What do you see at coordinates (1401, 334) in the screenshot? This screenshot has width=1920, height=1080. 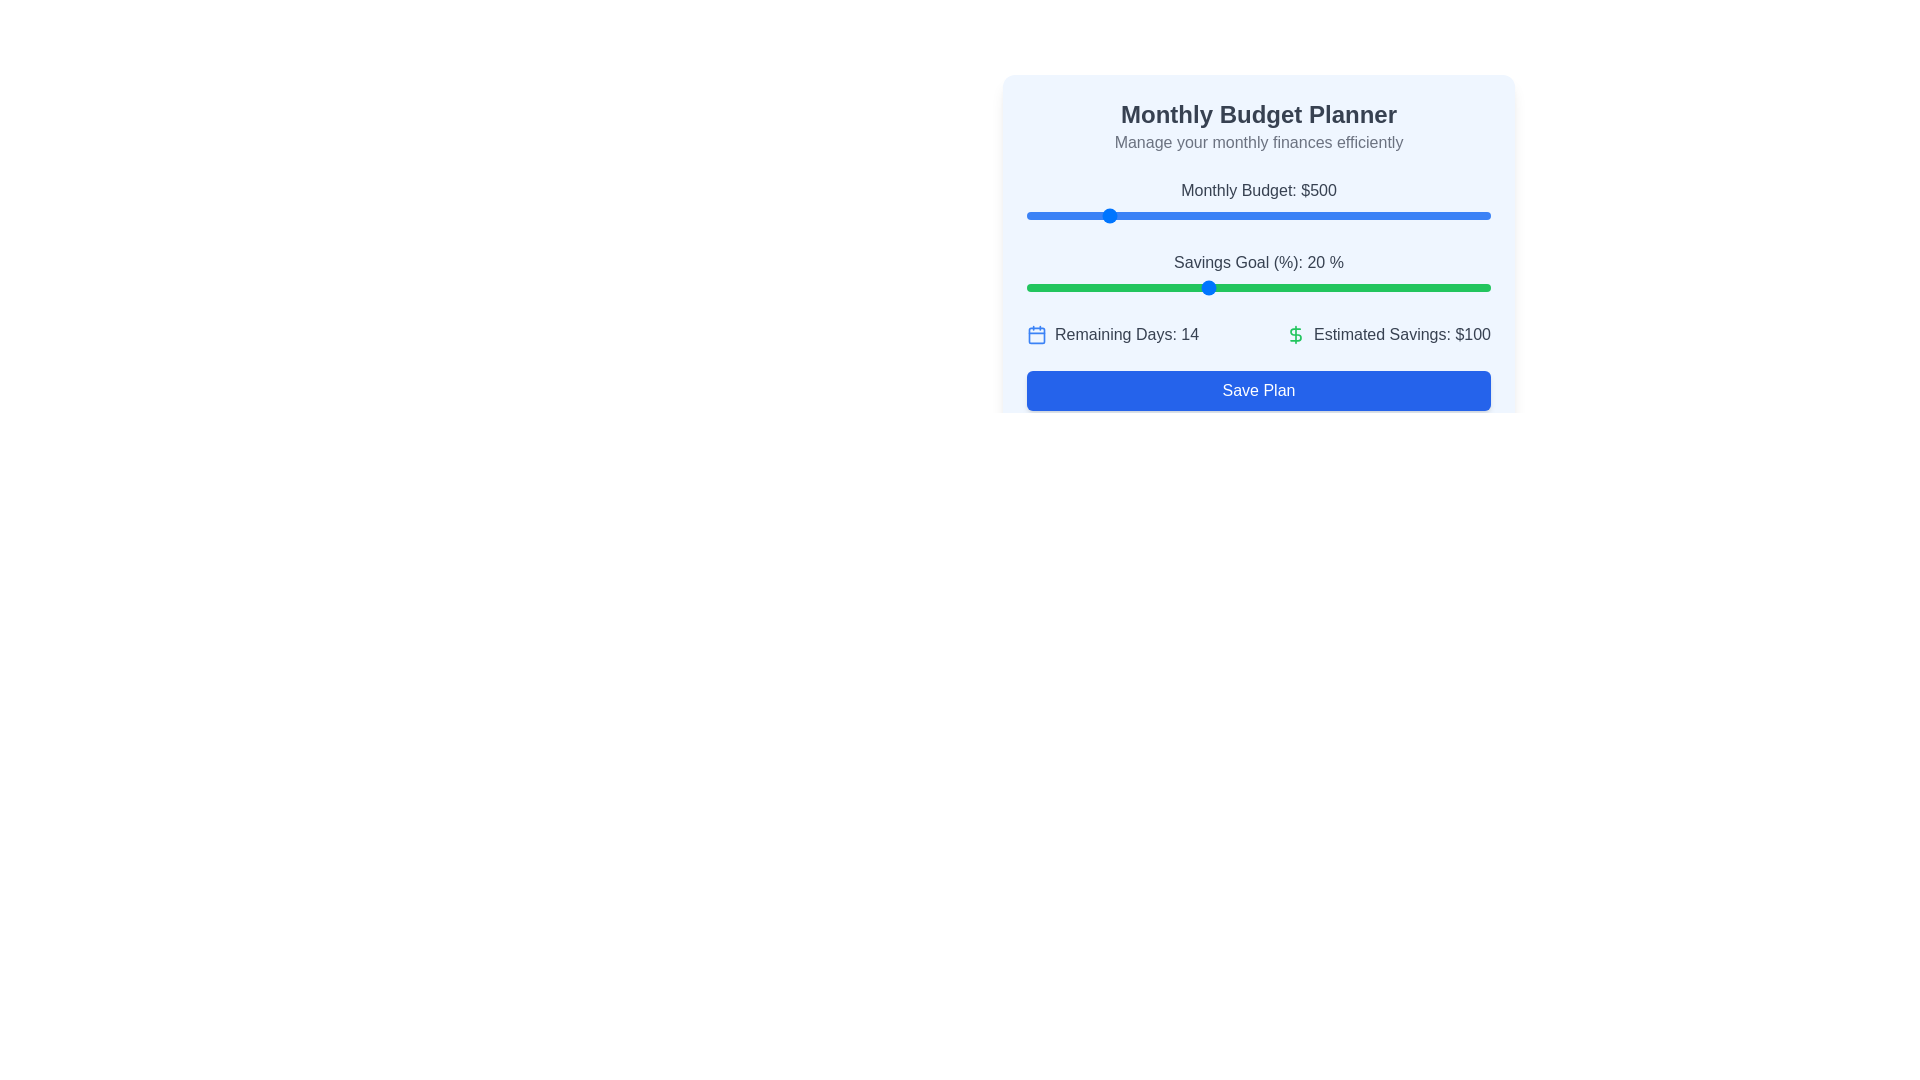 I see `the text label that reads 'Estimated Savings: $100', which is styled with a gray font color and located next to a green dollar icon in the financial planning interface` at bounding box center [1401, 334].